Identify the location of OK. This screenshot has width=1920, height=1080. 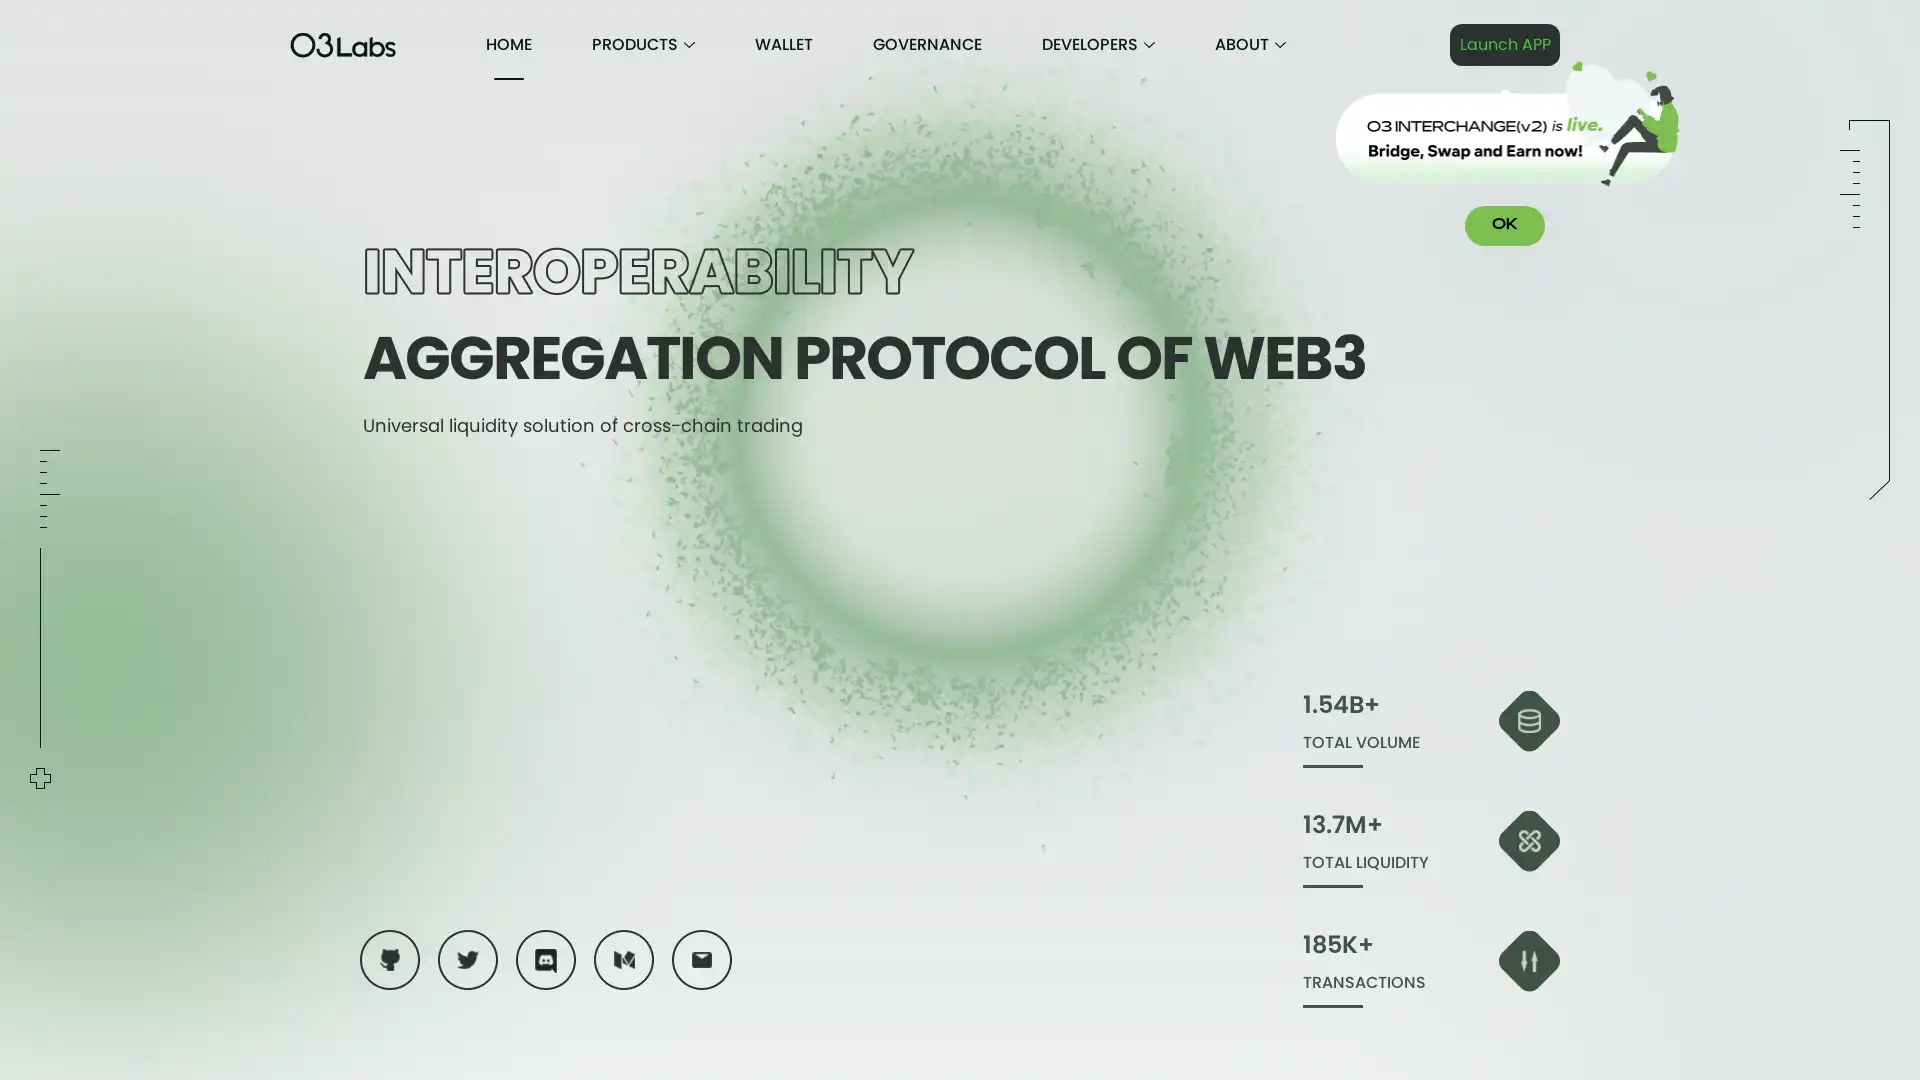
(1505, 225).